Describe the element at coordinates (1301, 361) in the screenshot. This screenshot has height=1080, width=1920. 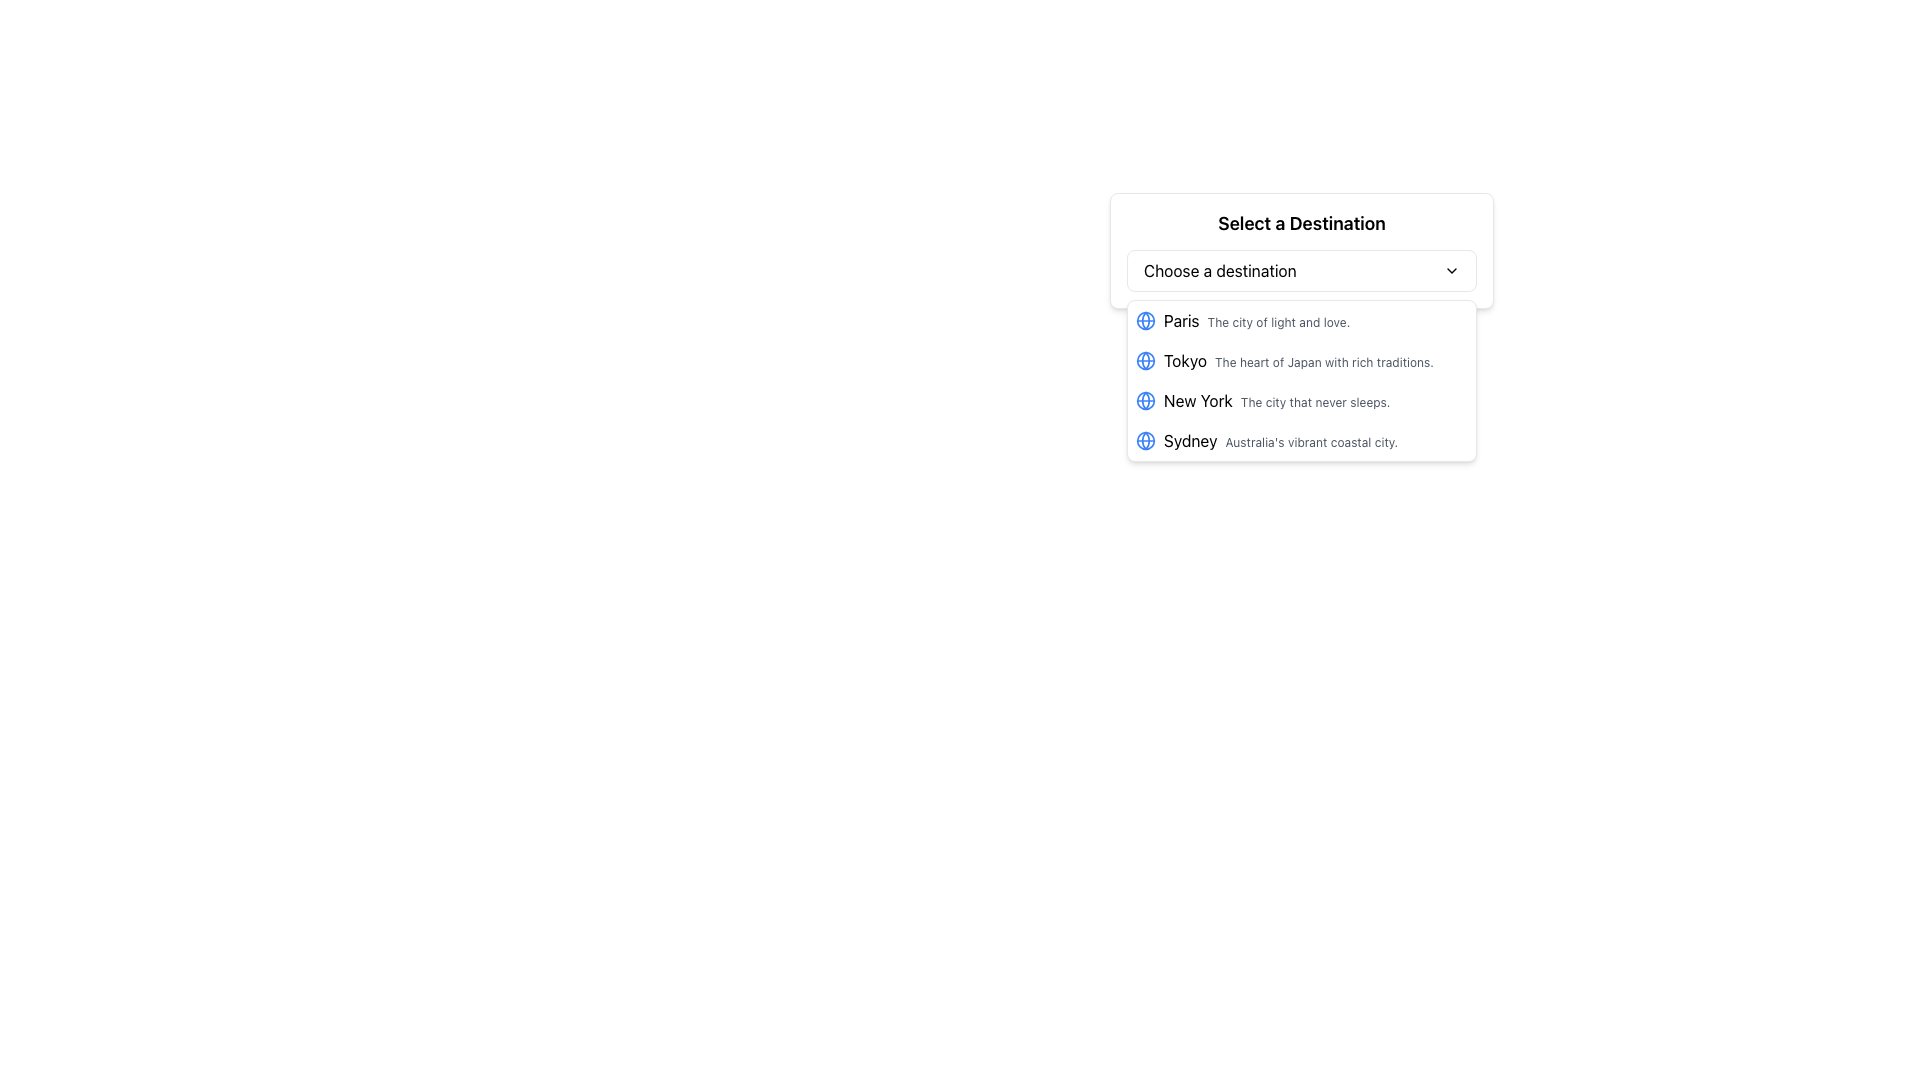
I see `the text item in the list that displays 'Tokyo'` at that location.